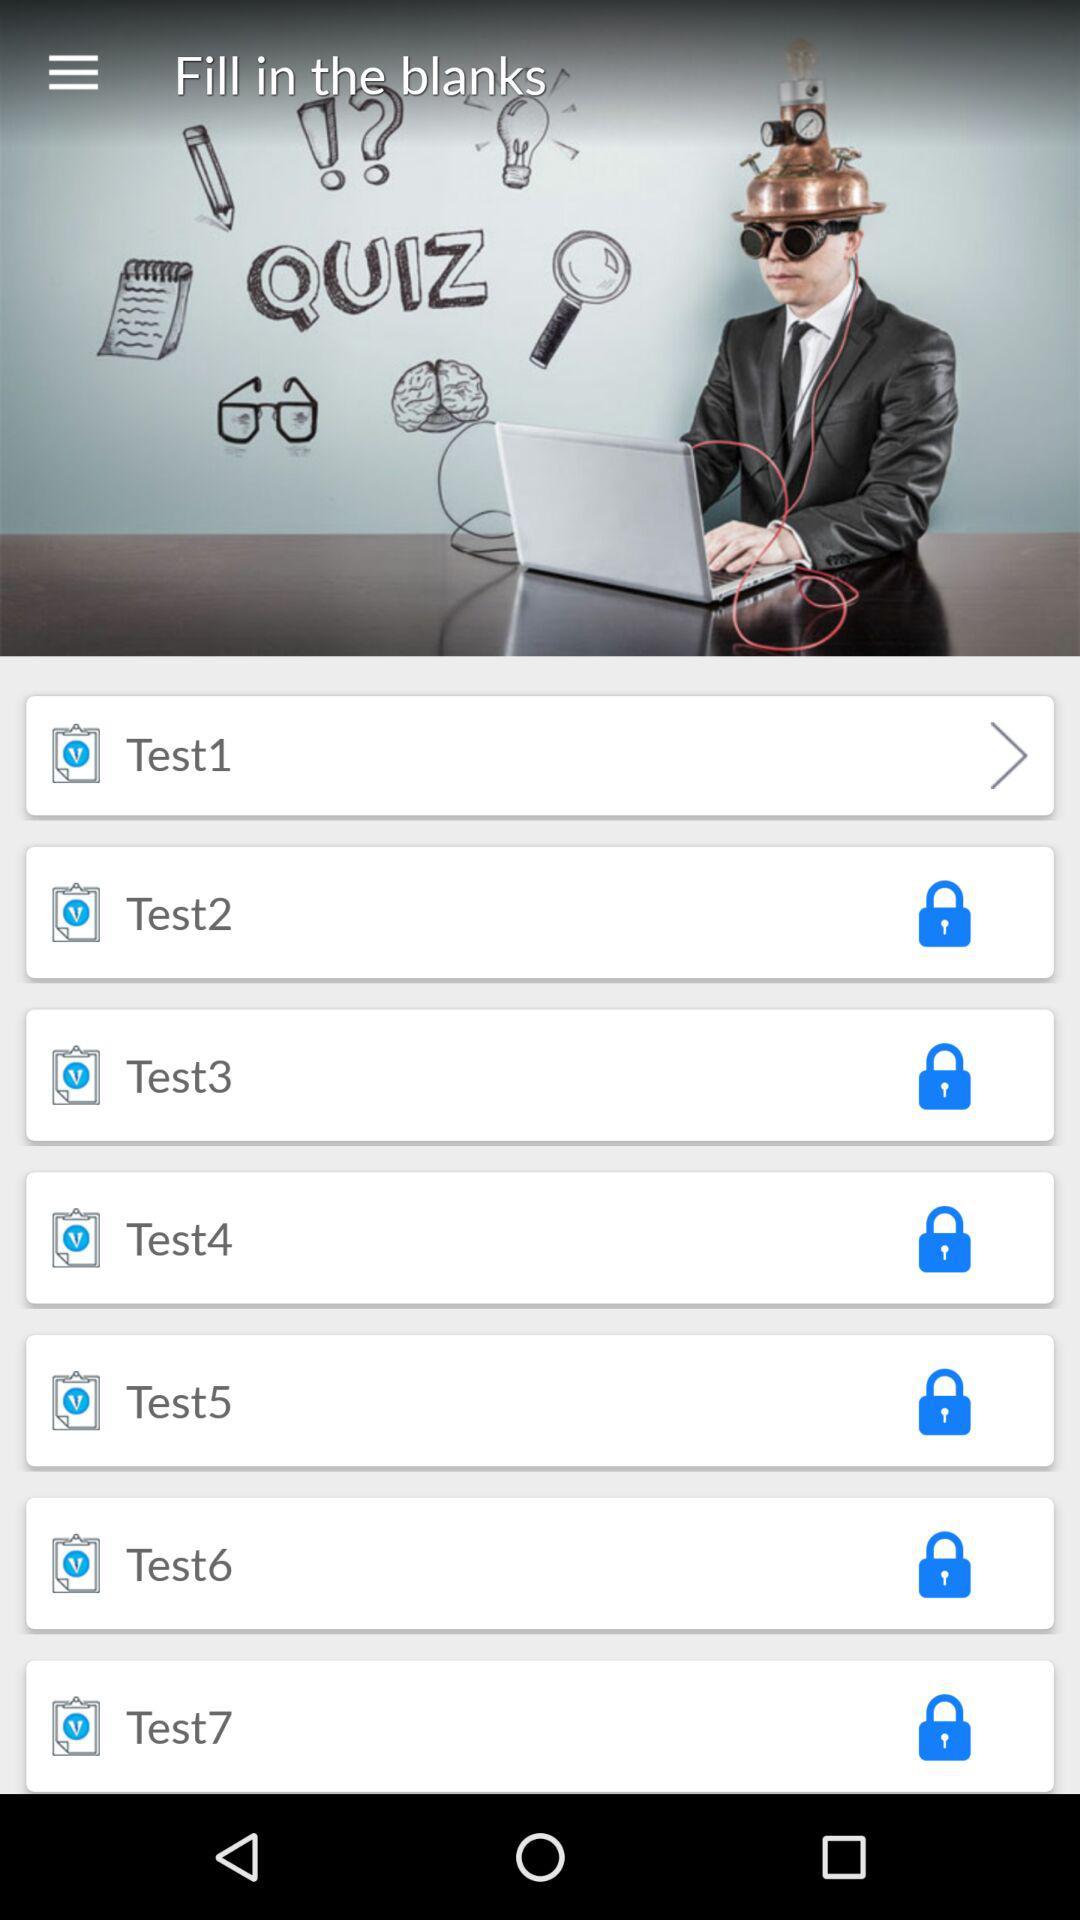 The width and height of the screenshot is (1080, 1920). Describe the element at coordinates (178, 1236) in the screenshot. I see `the test4` at that location.